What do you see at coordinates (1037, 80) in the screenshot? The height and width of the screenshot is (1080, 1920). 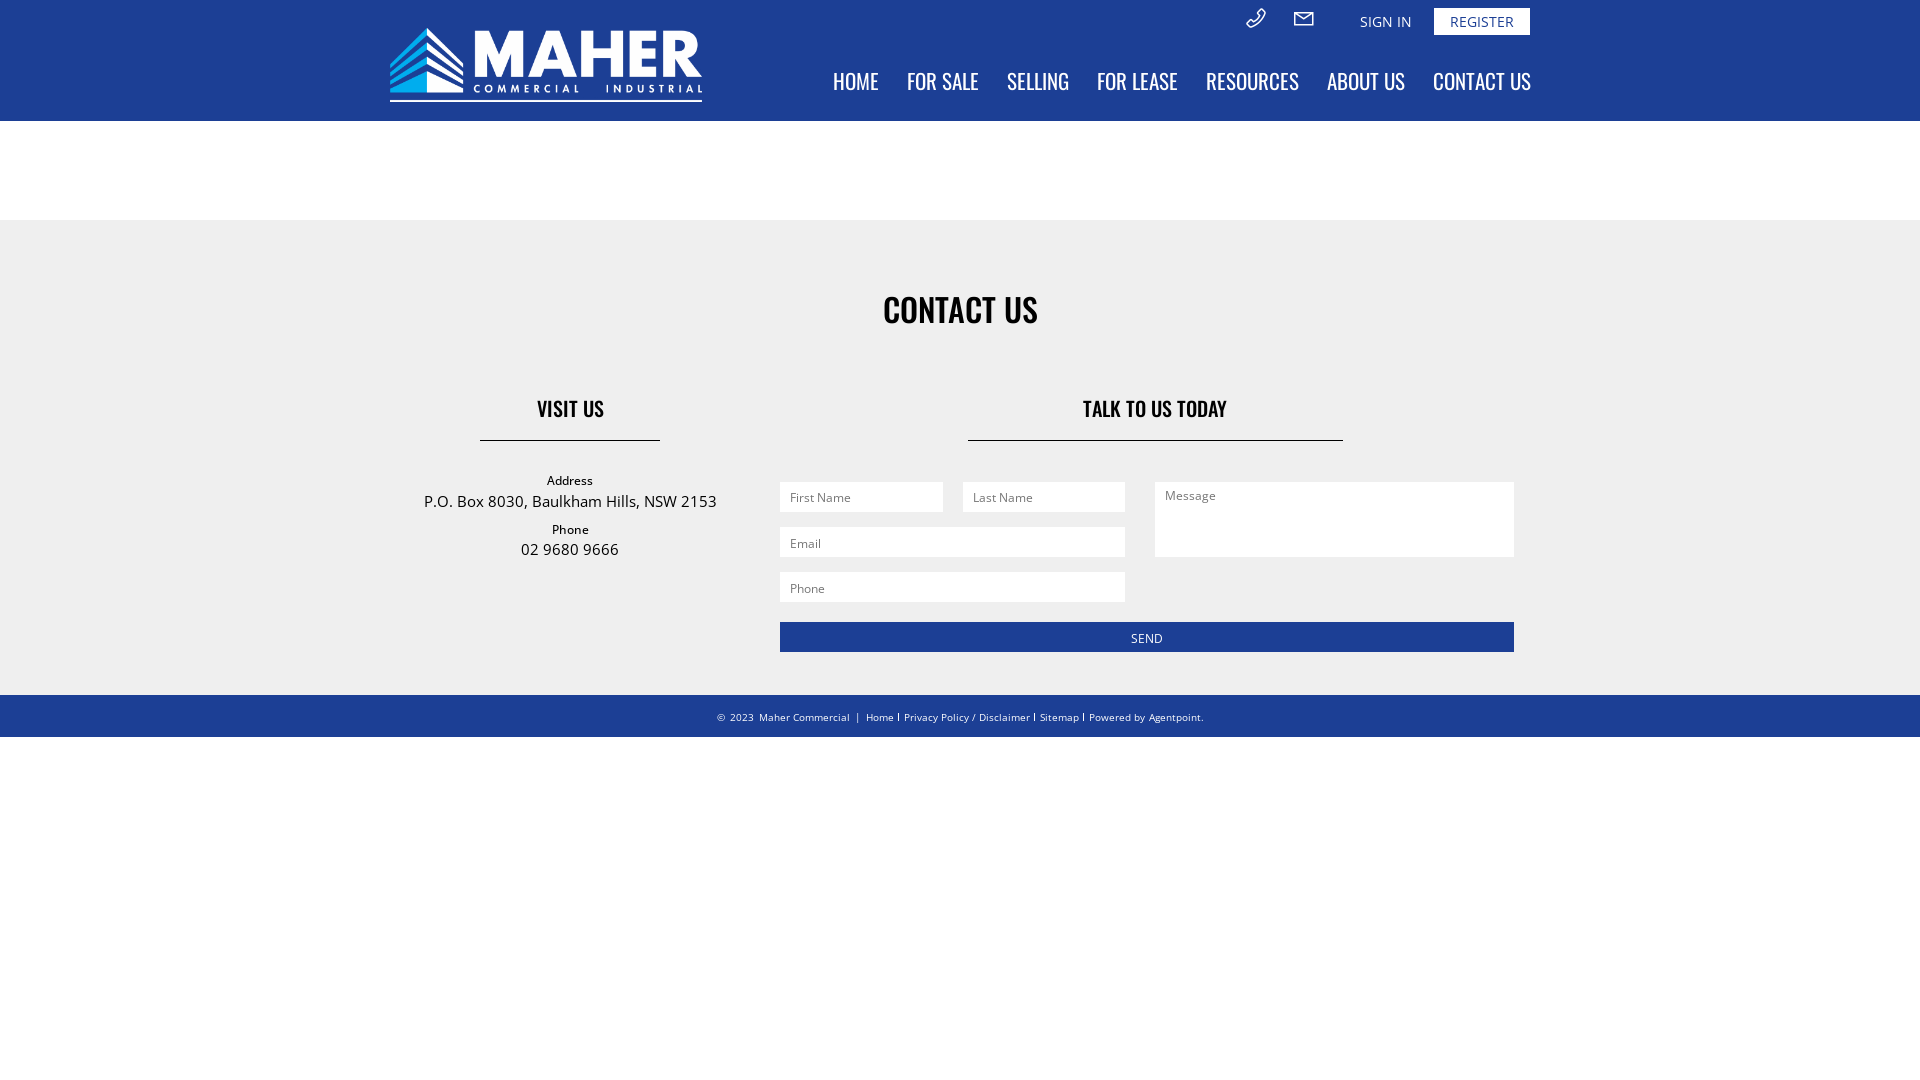 I see `'SELLING'` at bounding box center [1037, 80].